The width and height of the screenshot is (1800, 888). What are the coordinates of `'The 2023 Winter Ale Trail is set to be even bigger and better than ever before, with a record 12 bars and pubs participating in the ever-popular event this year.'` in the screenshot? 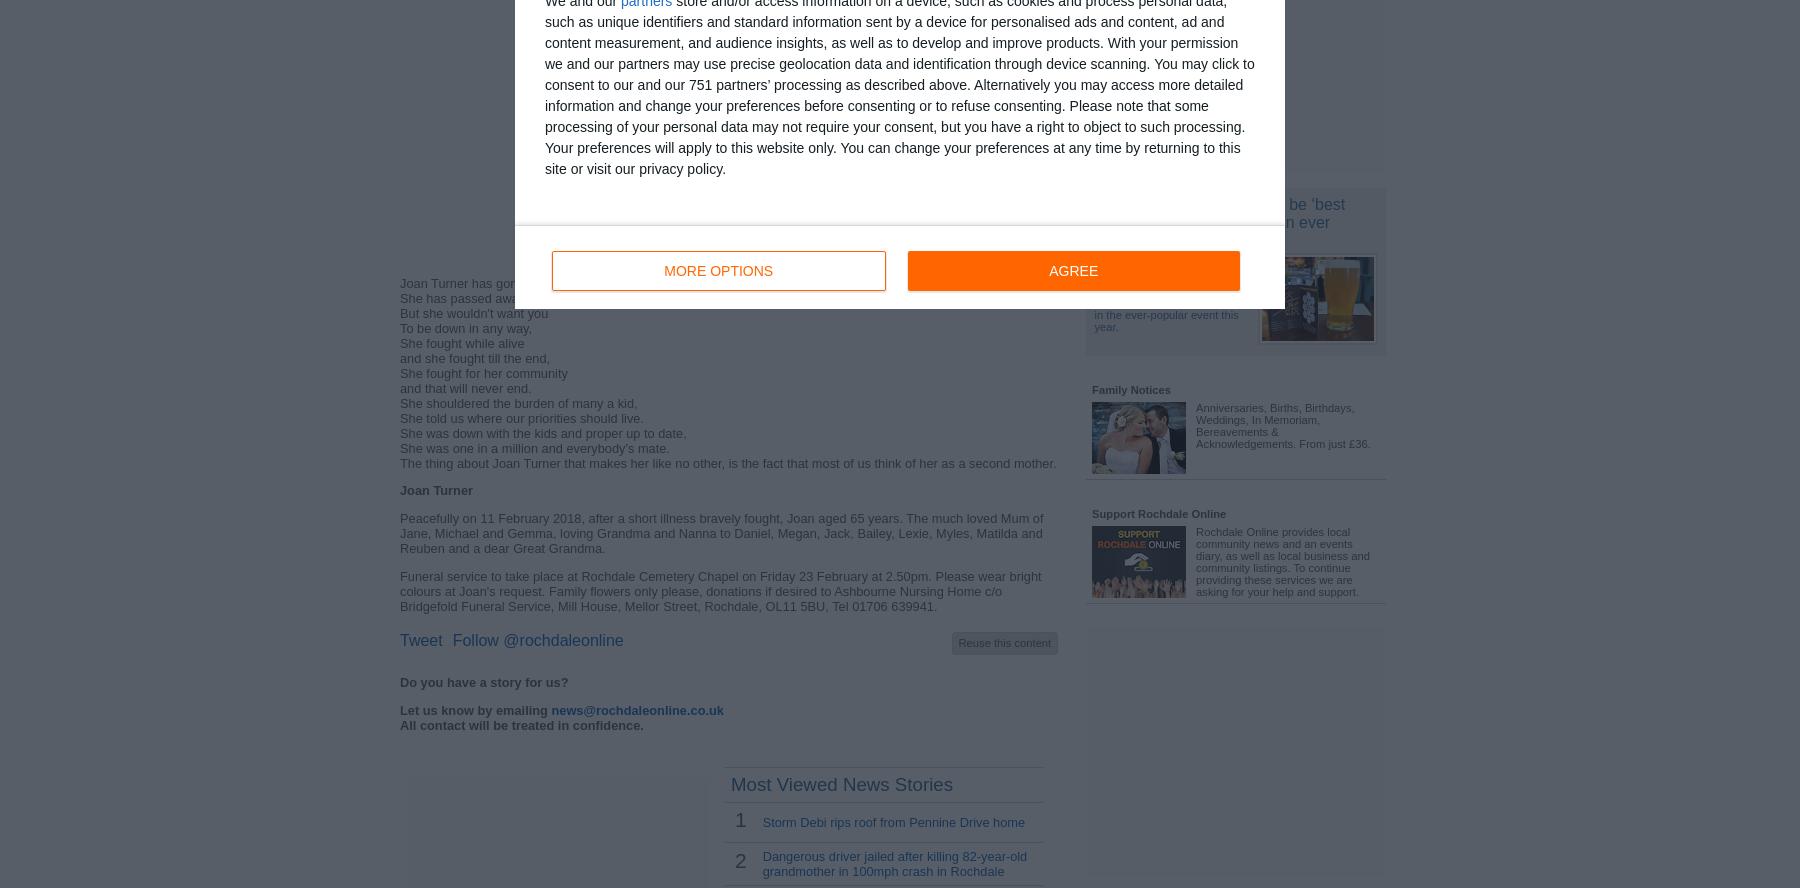 It's located at (1170, 296).